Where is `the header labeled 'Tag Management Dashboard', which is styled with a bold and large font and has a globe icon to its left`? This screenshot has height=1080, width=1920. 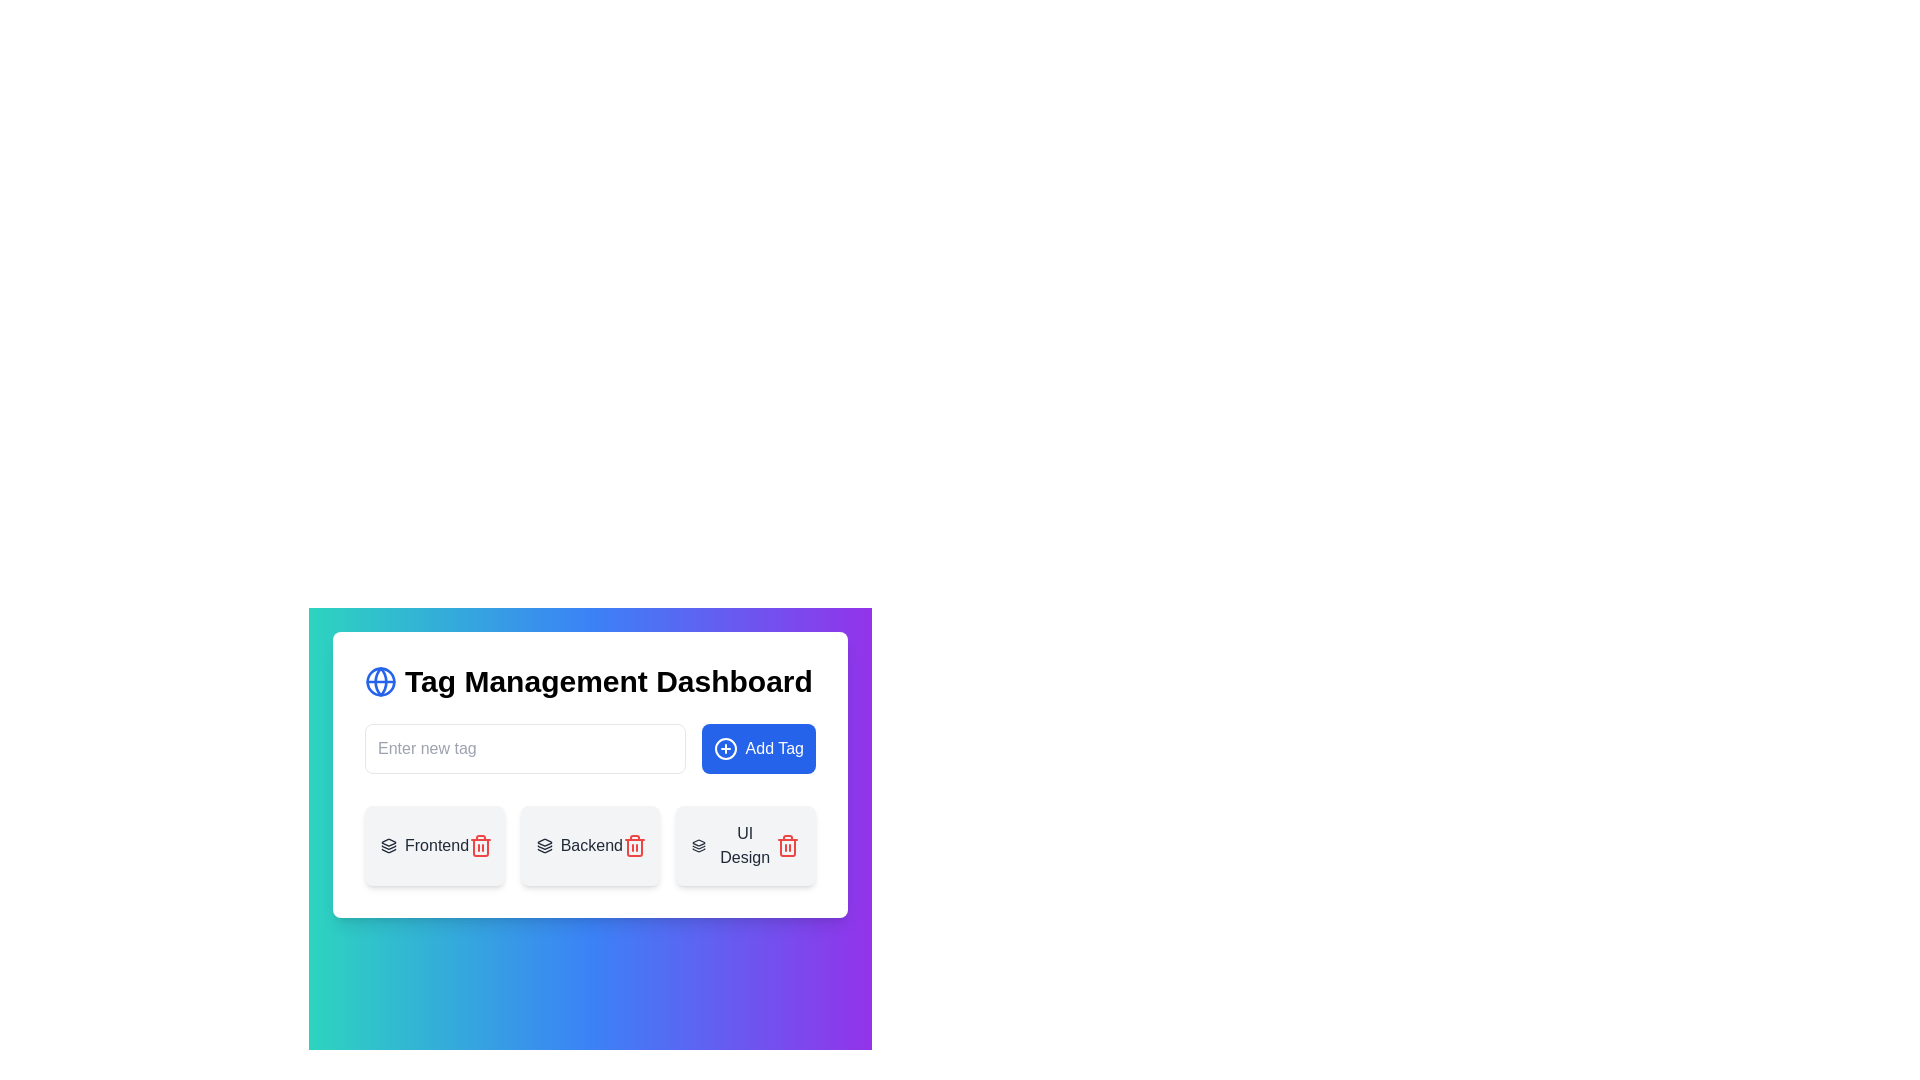 the header labeled 'Tag Management Dashboard', which is styled with a bold and large font and has a globe icon to its left is located at coordinates (589, 681).